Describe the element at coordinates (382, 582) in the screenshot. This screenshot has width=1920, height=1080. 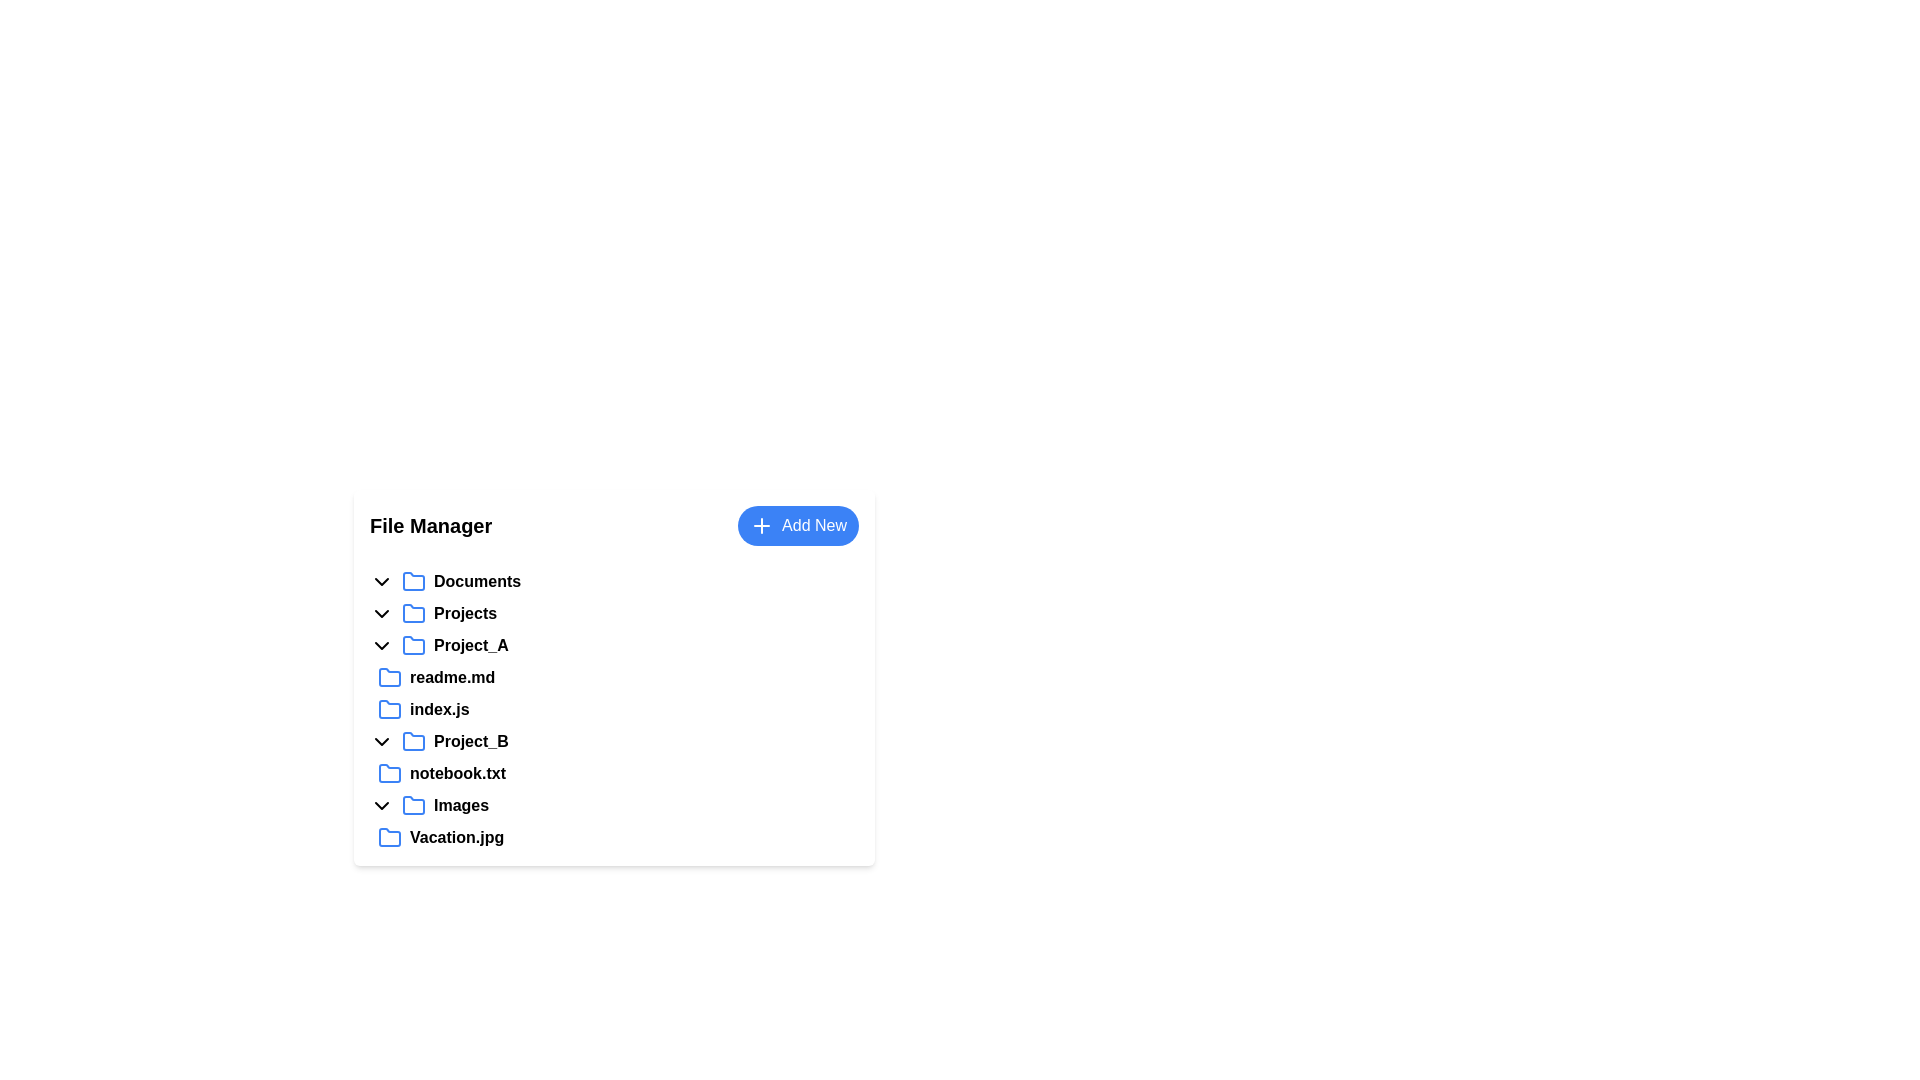
I see `the downward-pointing chevron icon located to the left of the 'Documents' text` at that location.